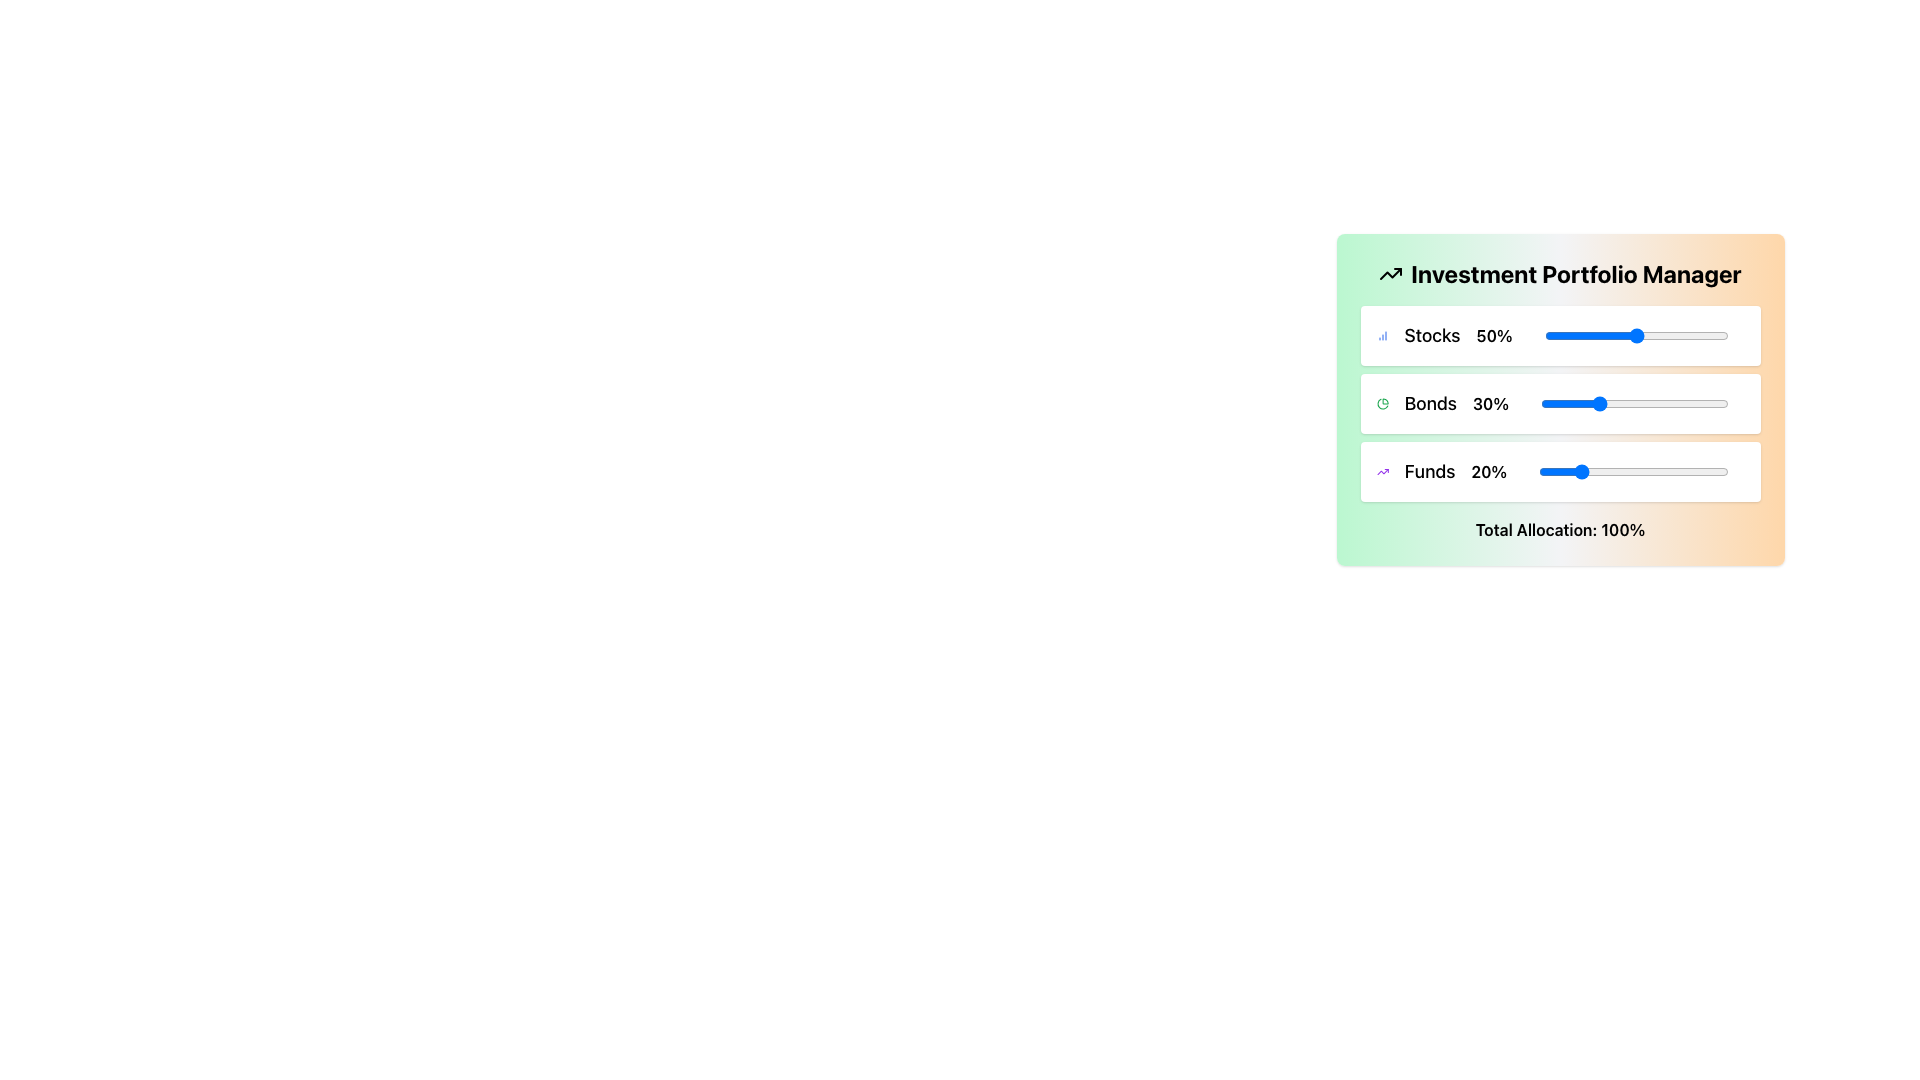  Describe the element at coordinates (1390, 273) in the screenshot. I see `the small upward-trending arrow icon located next to the bolded text 'Investment Portfolio Manager' at the top of the content box` at that location.